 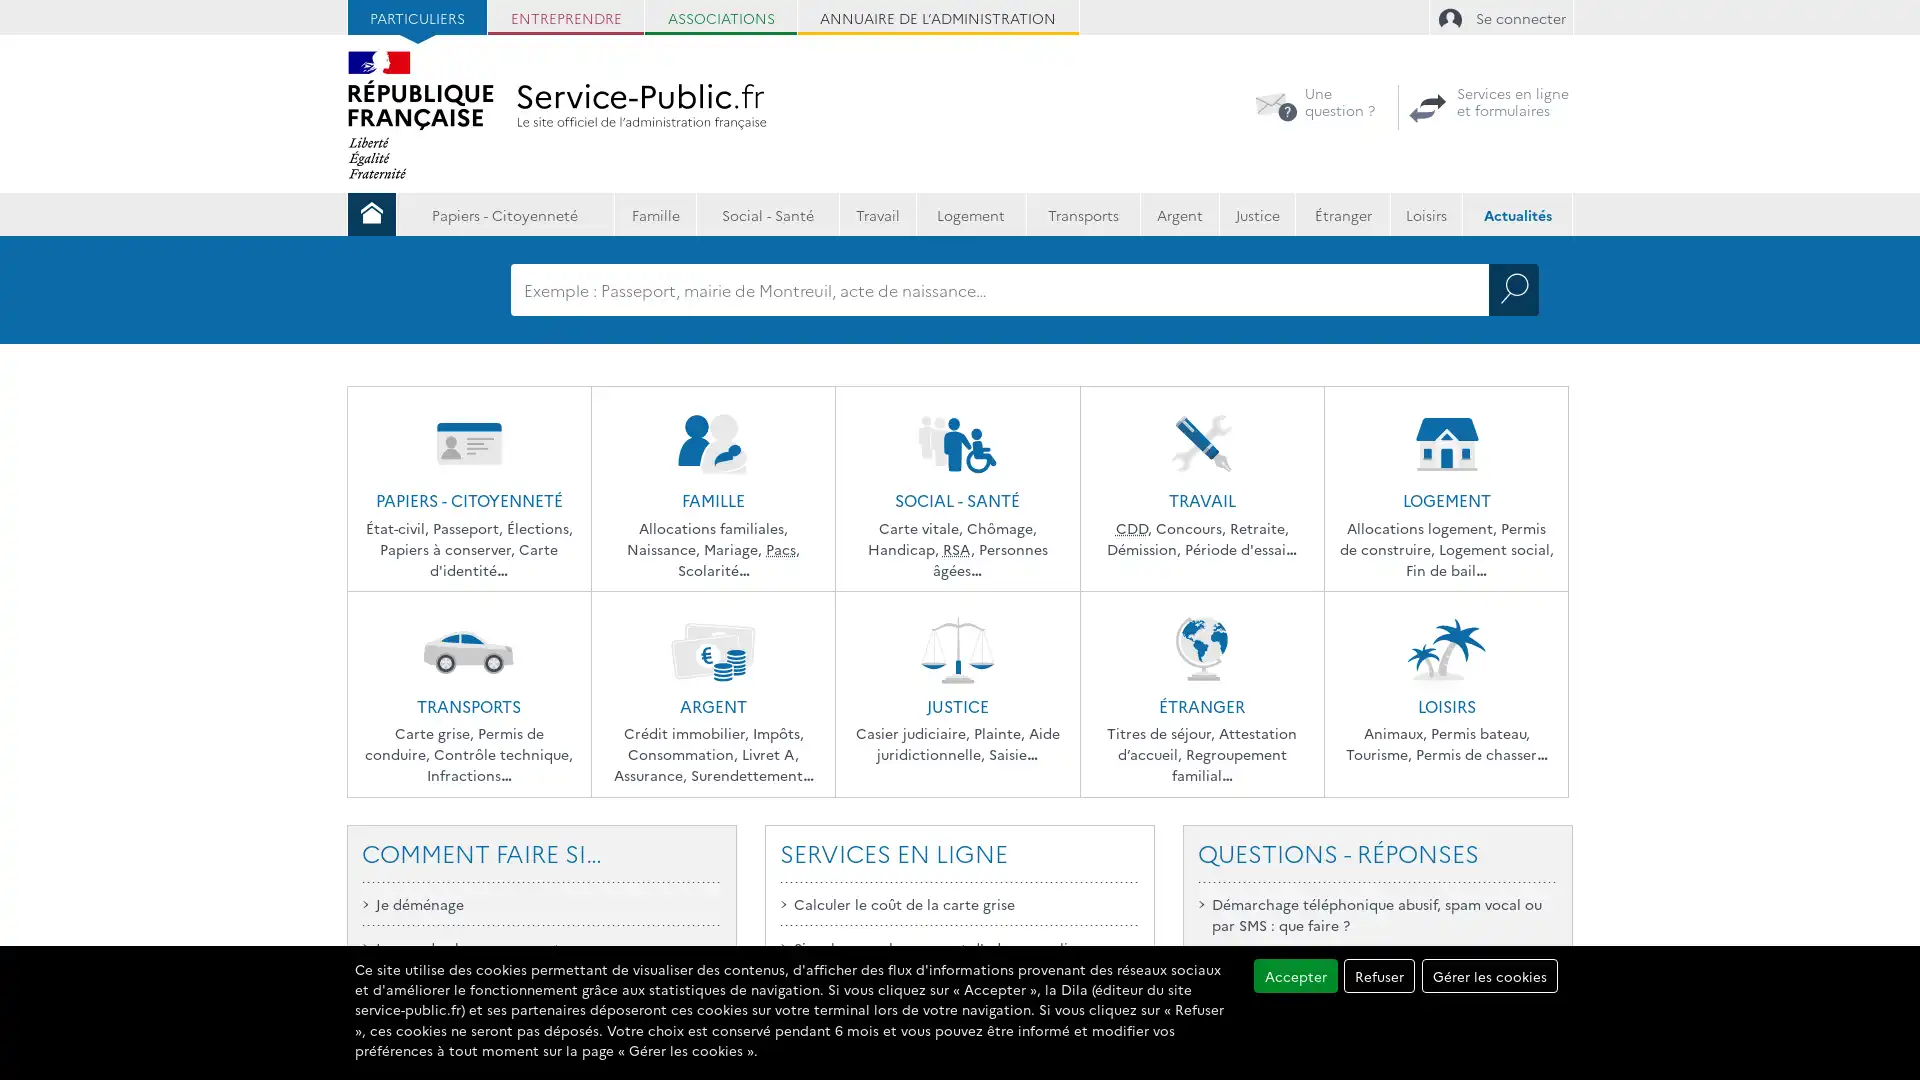 I want to click on Famille, so click(x=655, y=213).